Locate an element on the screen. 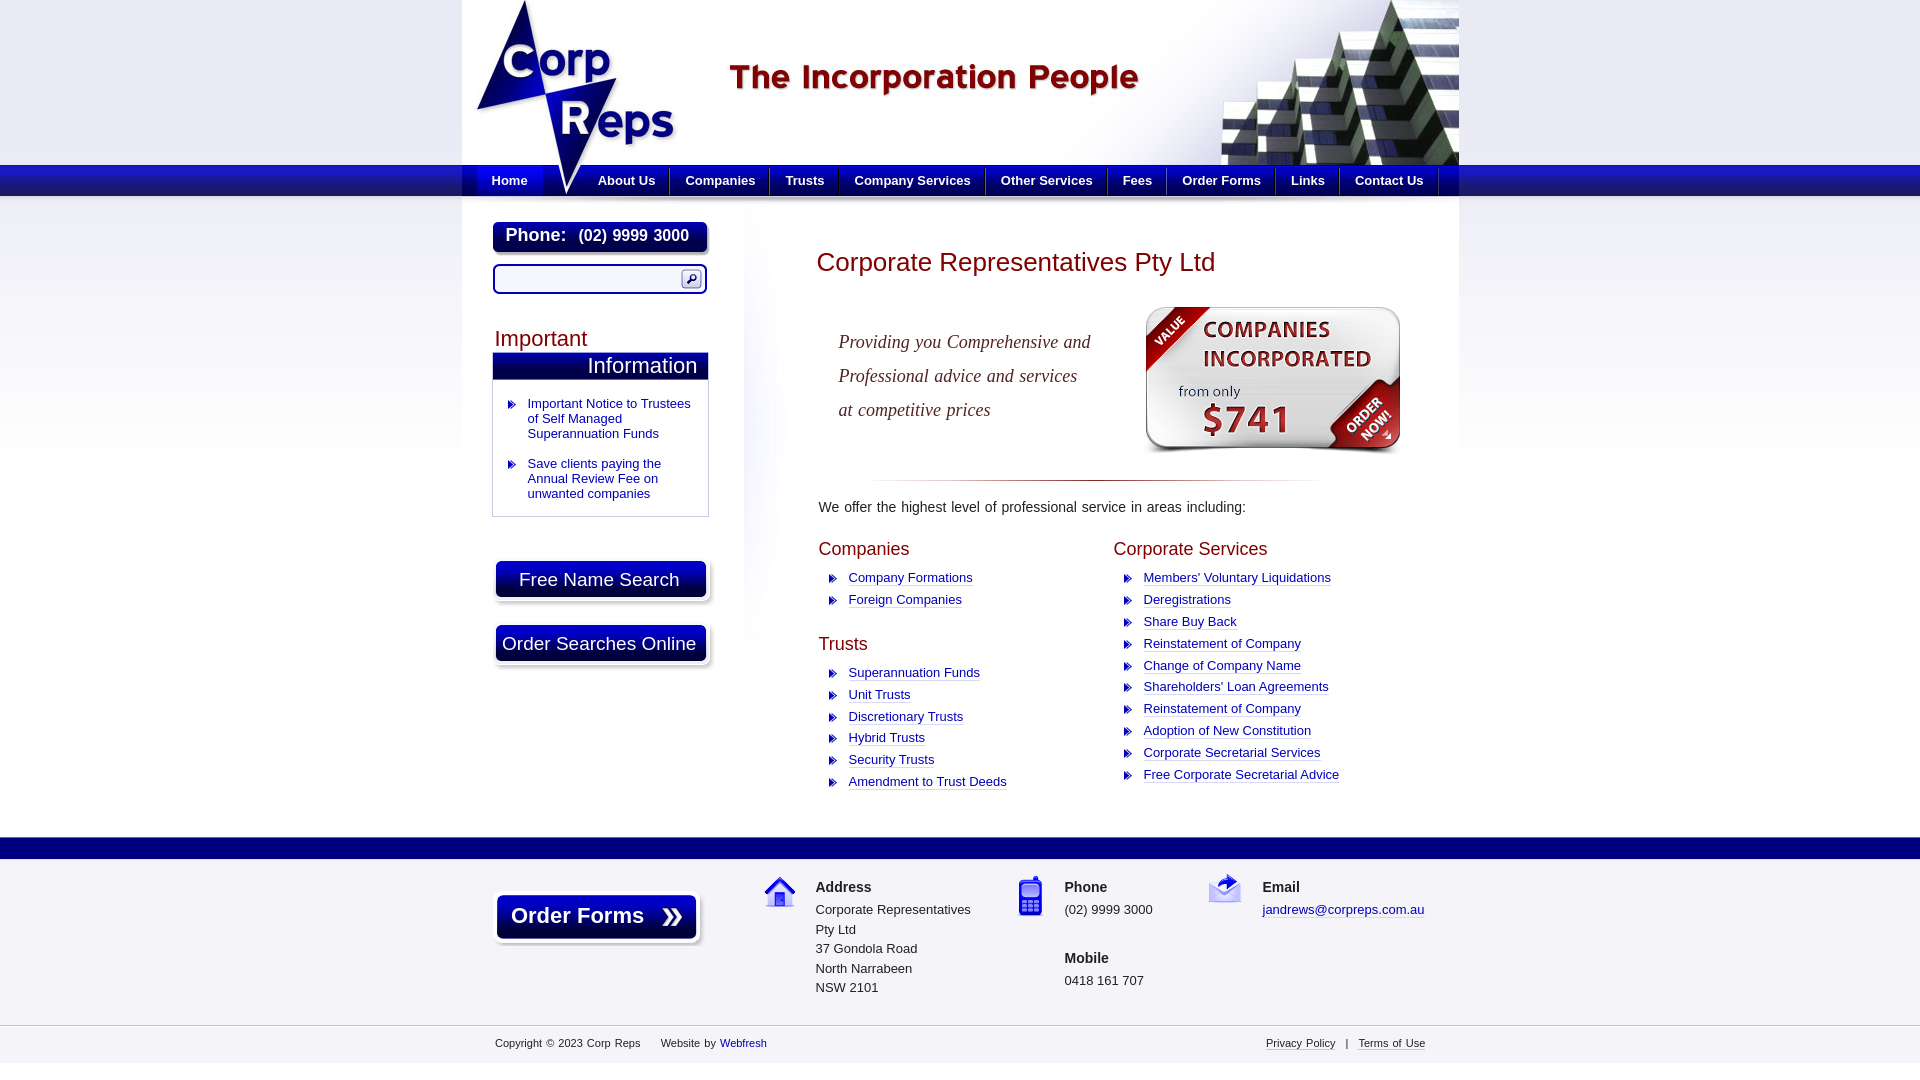 The height and width of the screenshot is (1080, 1920). 'Company Services' is located at coordinates (911, 180).